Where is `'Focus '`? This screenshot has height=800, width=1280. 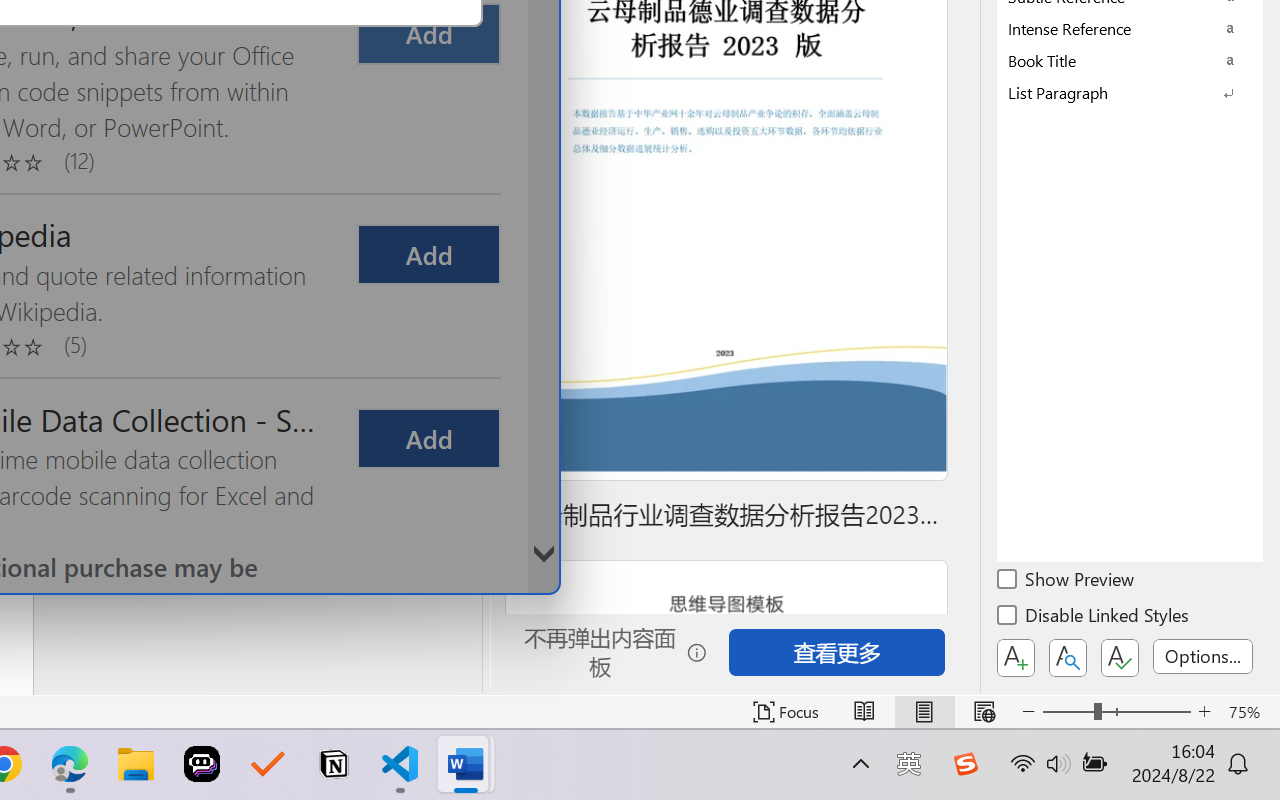 'Focus ' is located at coordinates (785, 711).